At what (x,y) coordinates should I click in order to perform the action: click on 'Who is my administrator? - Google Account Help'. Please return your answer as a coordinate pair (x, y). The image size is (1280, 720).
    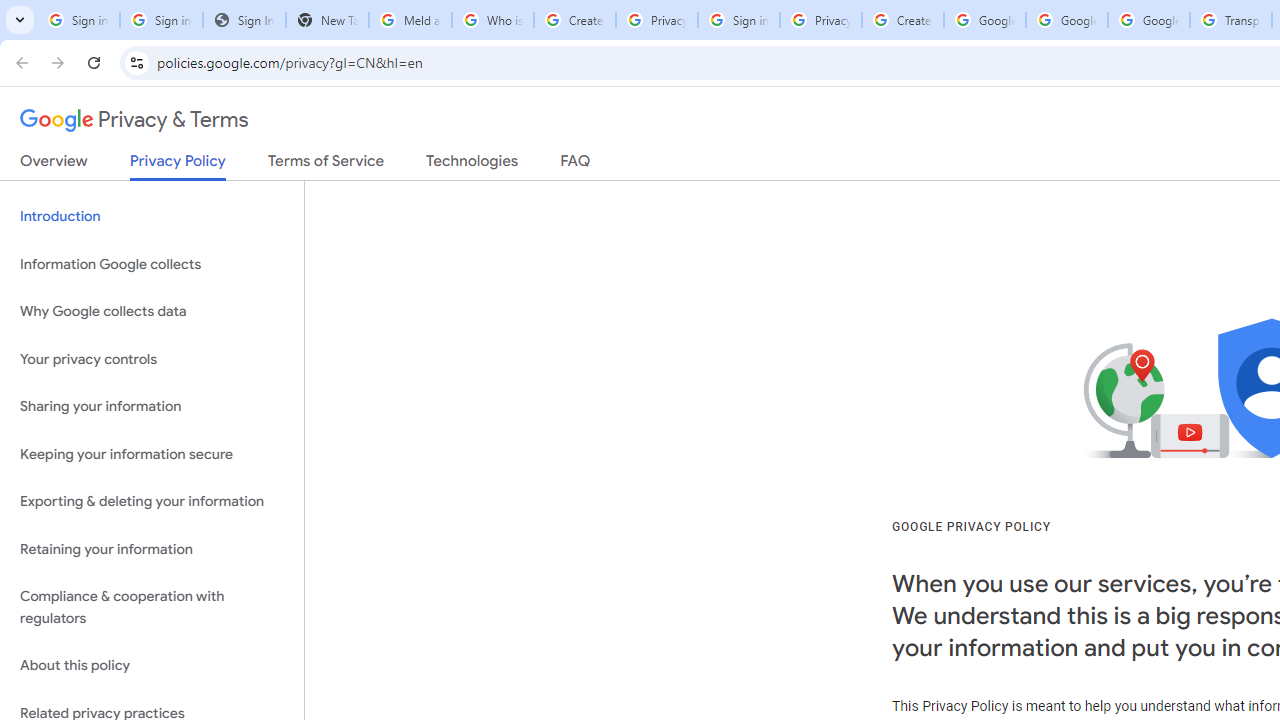
    Looking at the image, I should click on (492, 20).